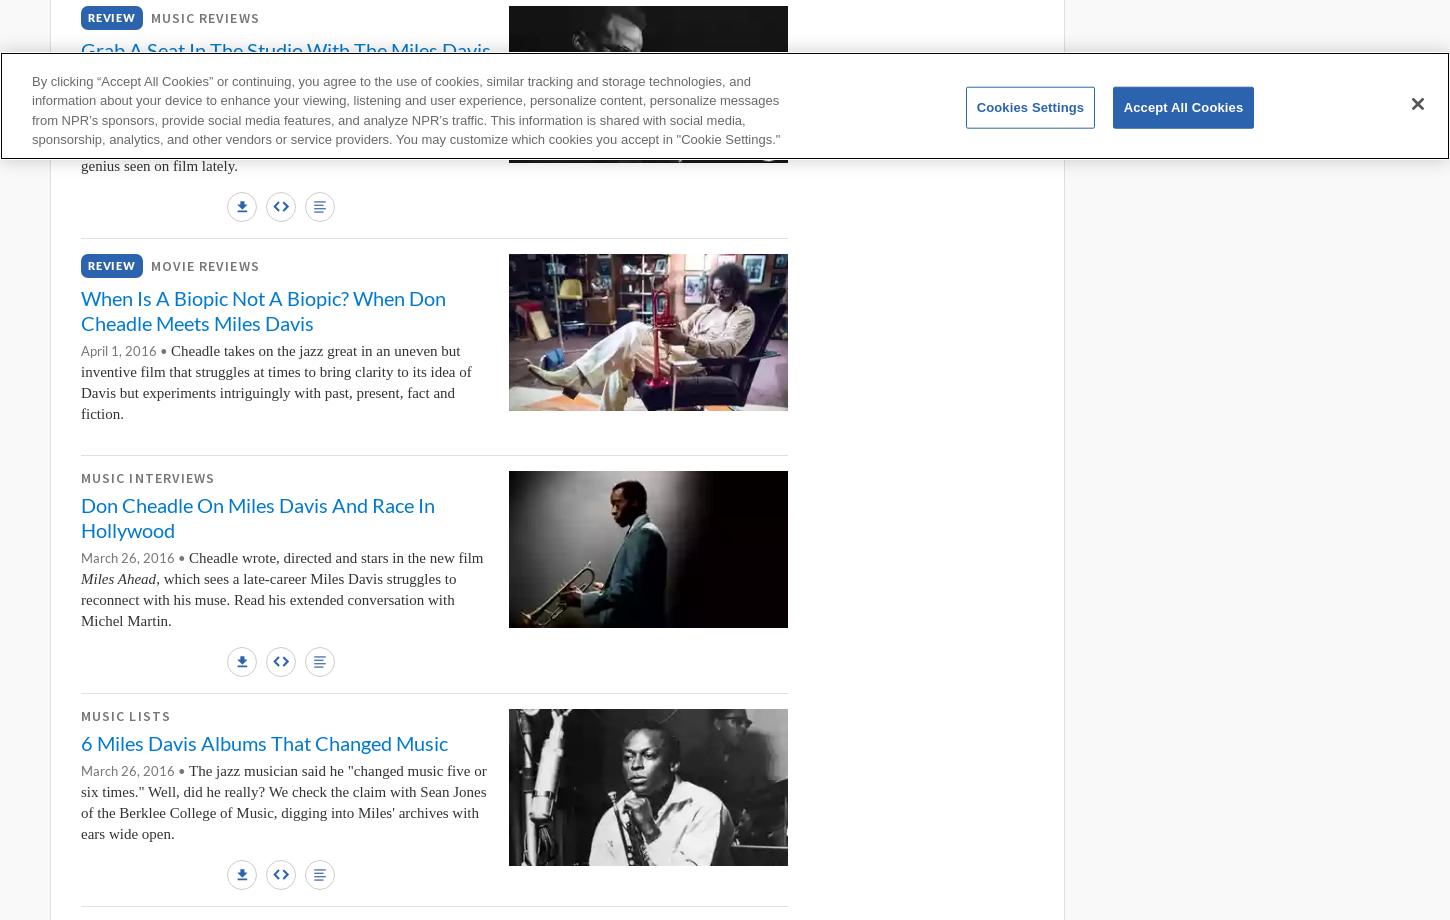  Describe the element at coordinates (263, 309) in the screenshot. I see `'When Is A Biopic Not A Biopic? When Don Cheadle Meets Miles Davis'` at that location.